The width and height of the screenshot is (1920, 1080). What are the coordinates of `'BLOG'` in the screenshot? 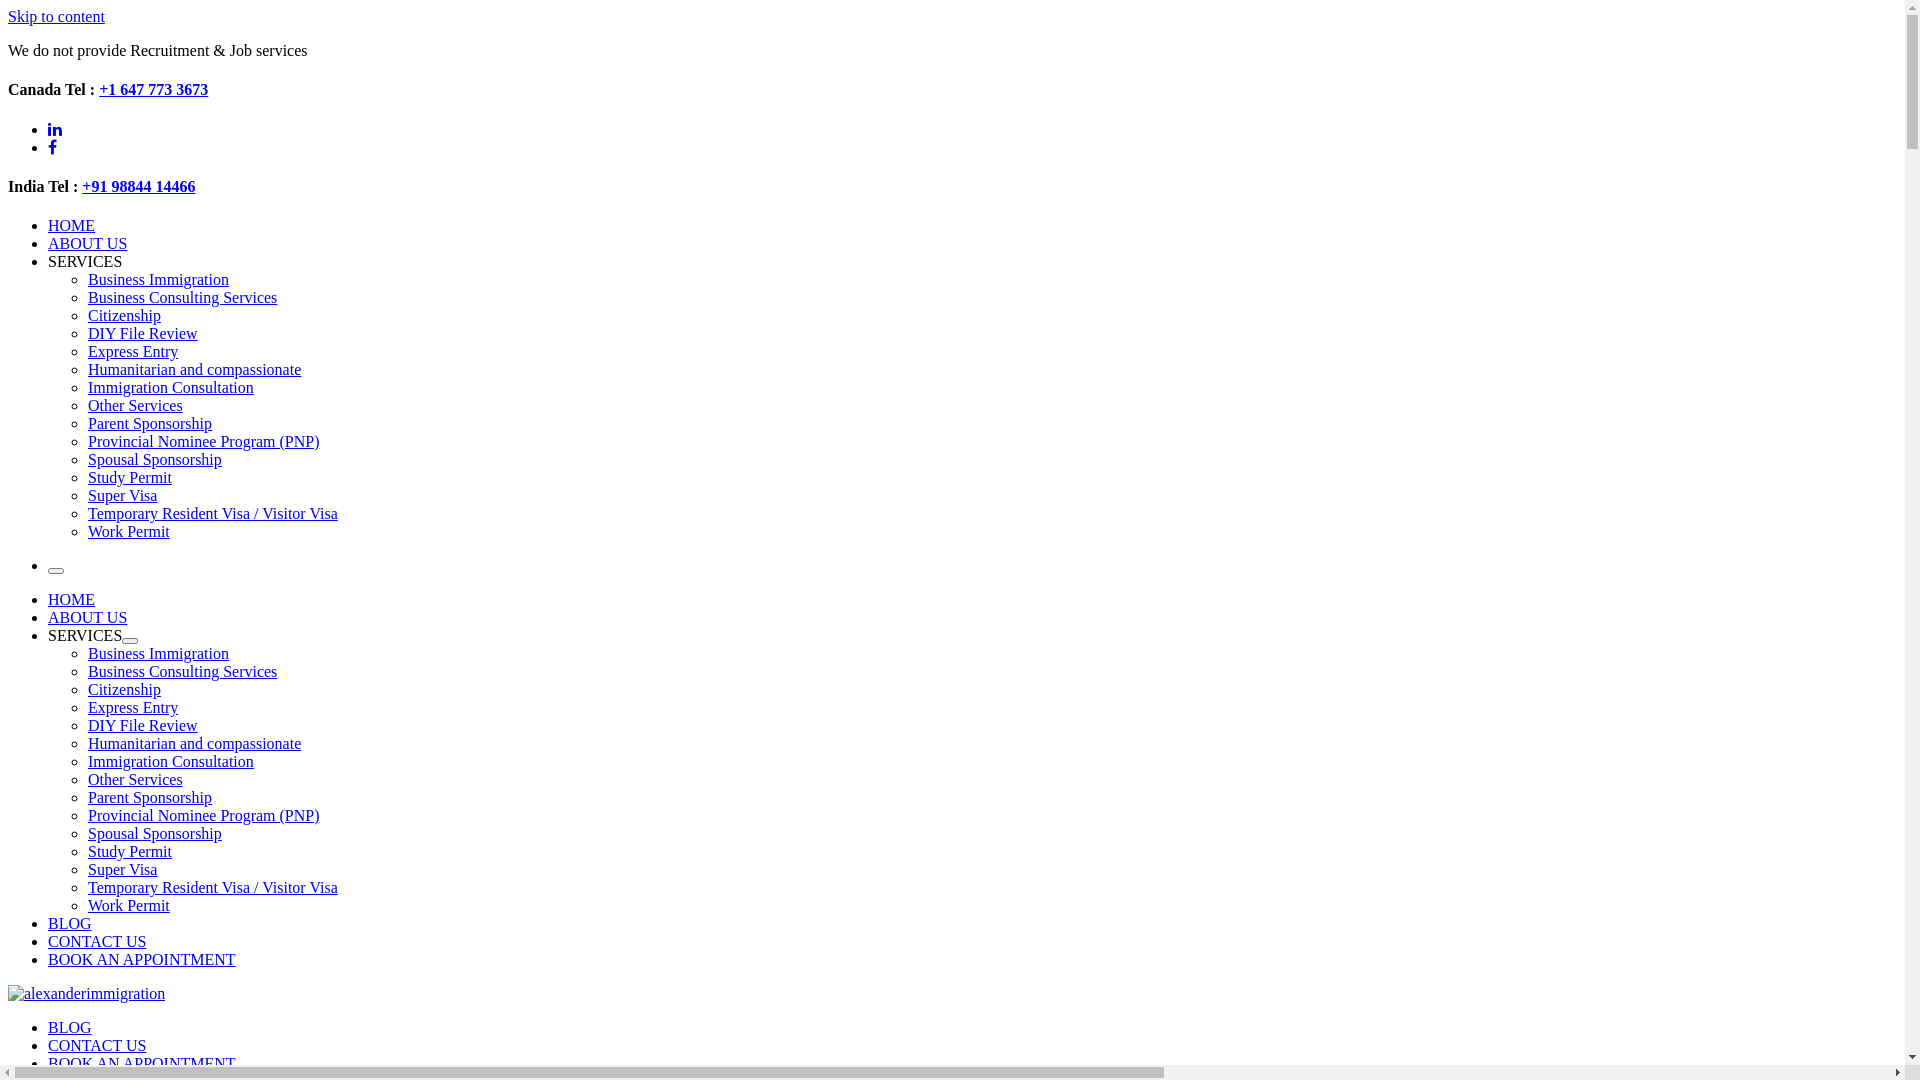 It's located at (70, 1027).